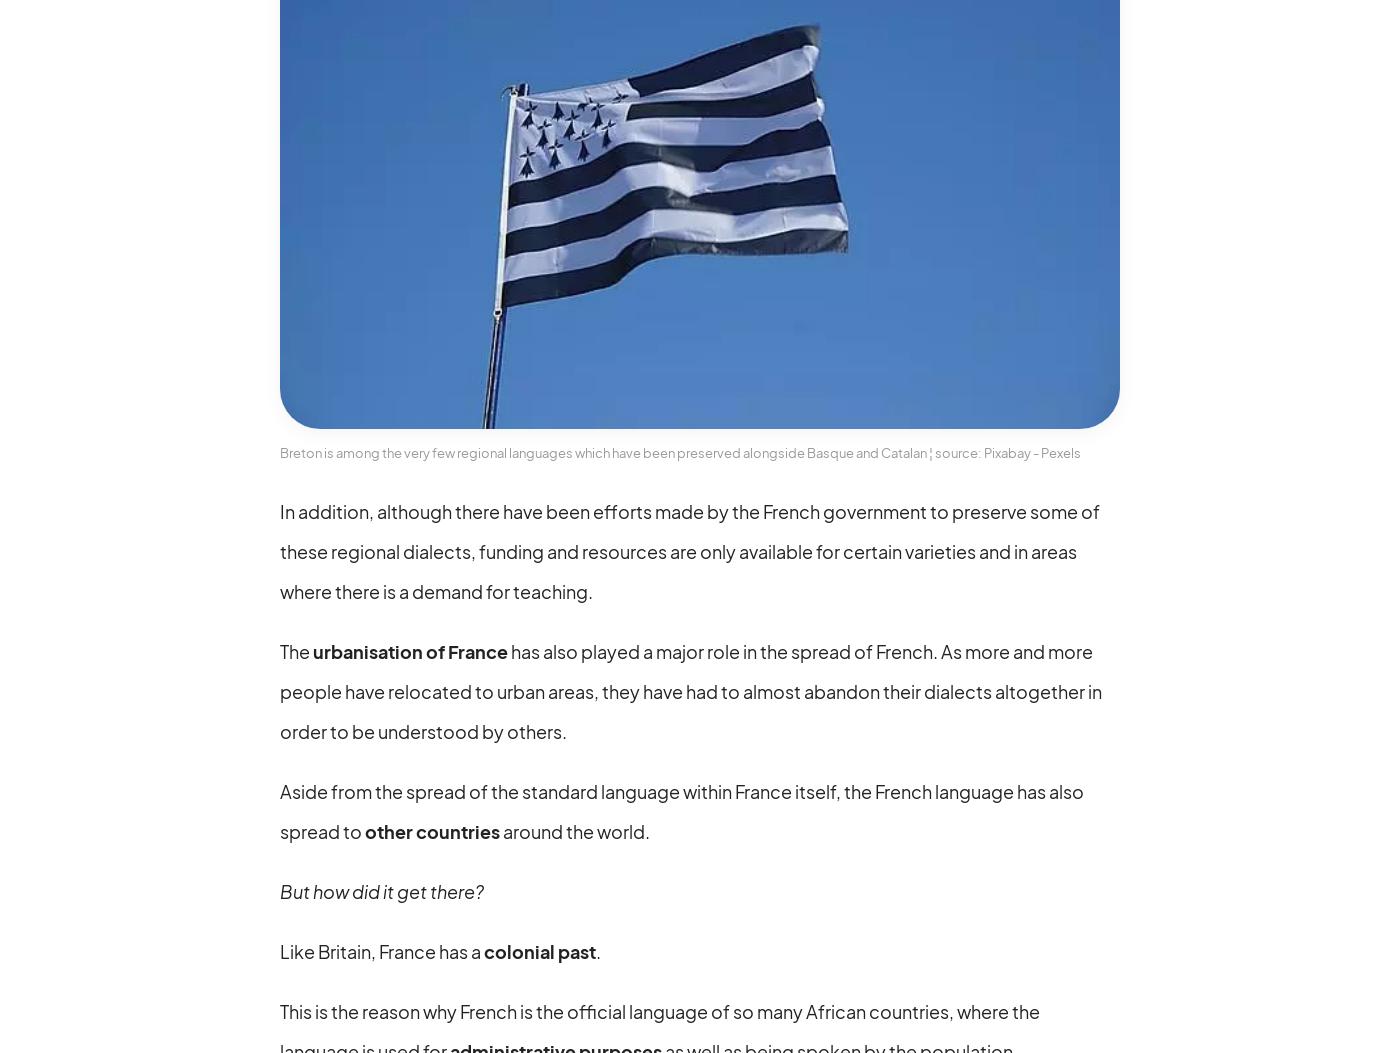 This screenshot has height=1053, width=1400. I want to click on 'But how did it get there?', so click(382, 890).